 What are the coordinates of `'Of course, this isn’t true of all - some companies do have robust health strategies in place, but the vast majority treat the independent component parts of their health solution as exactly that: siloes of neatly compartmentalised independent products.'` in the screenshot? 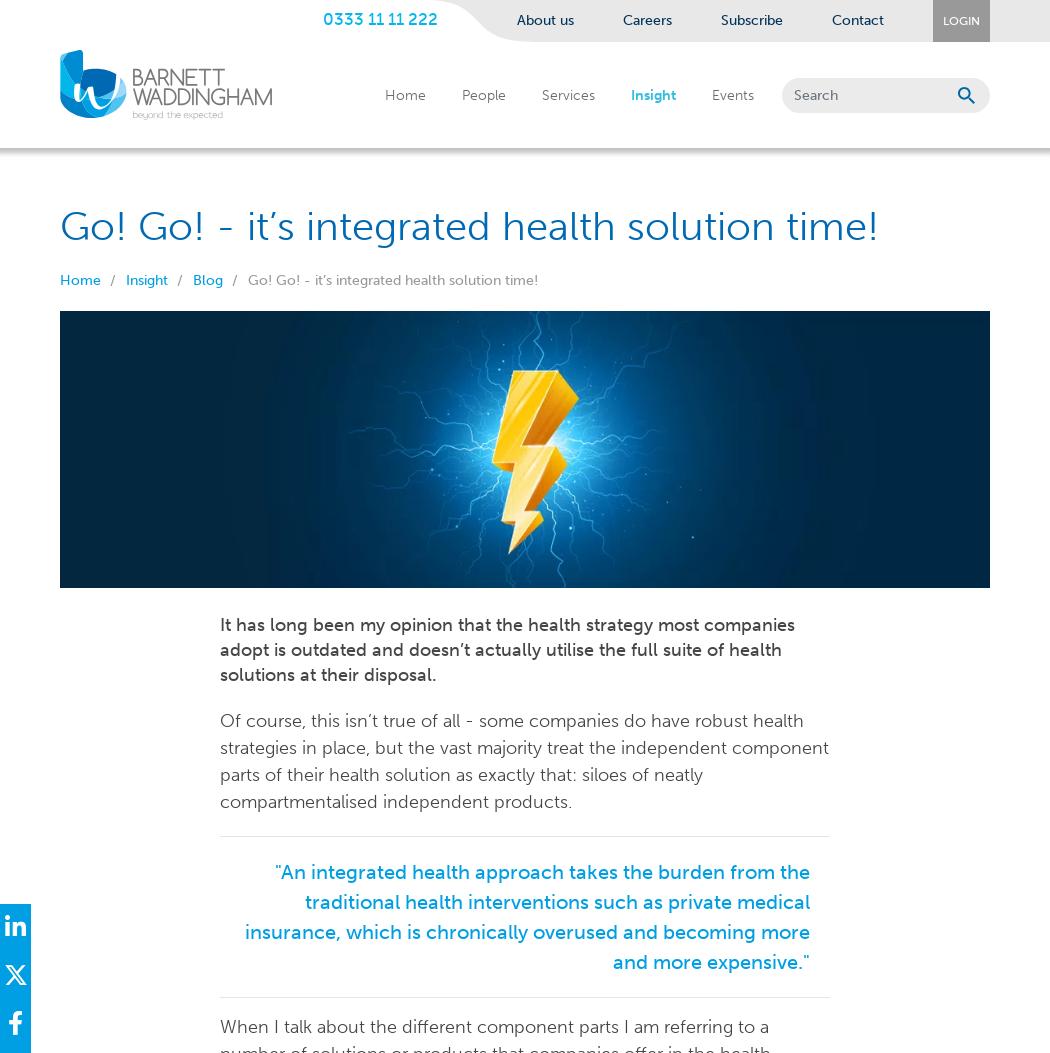 It's located at (218, 760).